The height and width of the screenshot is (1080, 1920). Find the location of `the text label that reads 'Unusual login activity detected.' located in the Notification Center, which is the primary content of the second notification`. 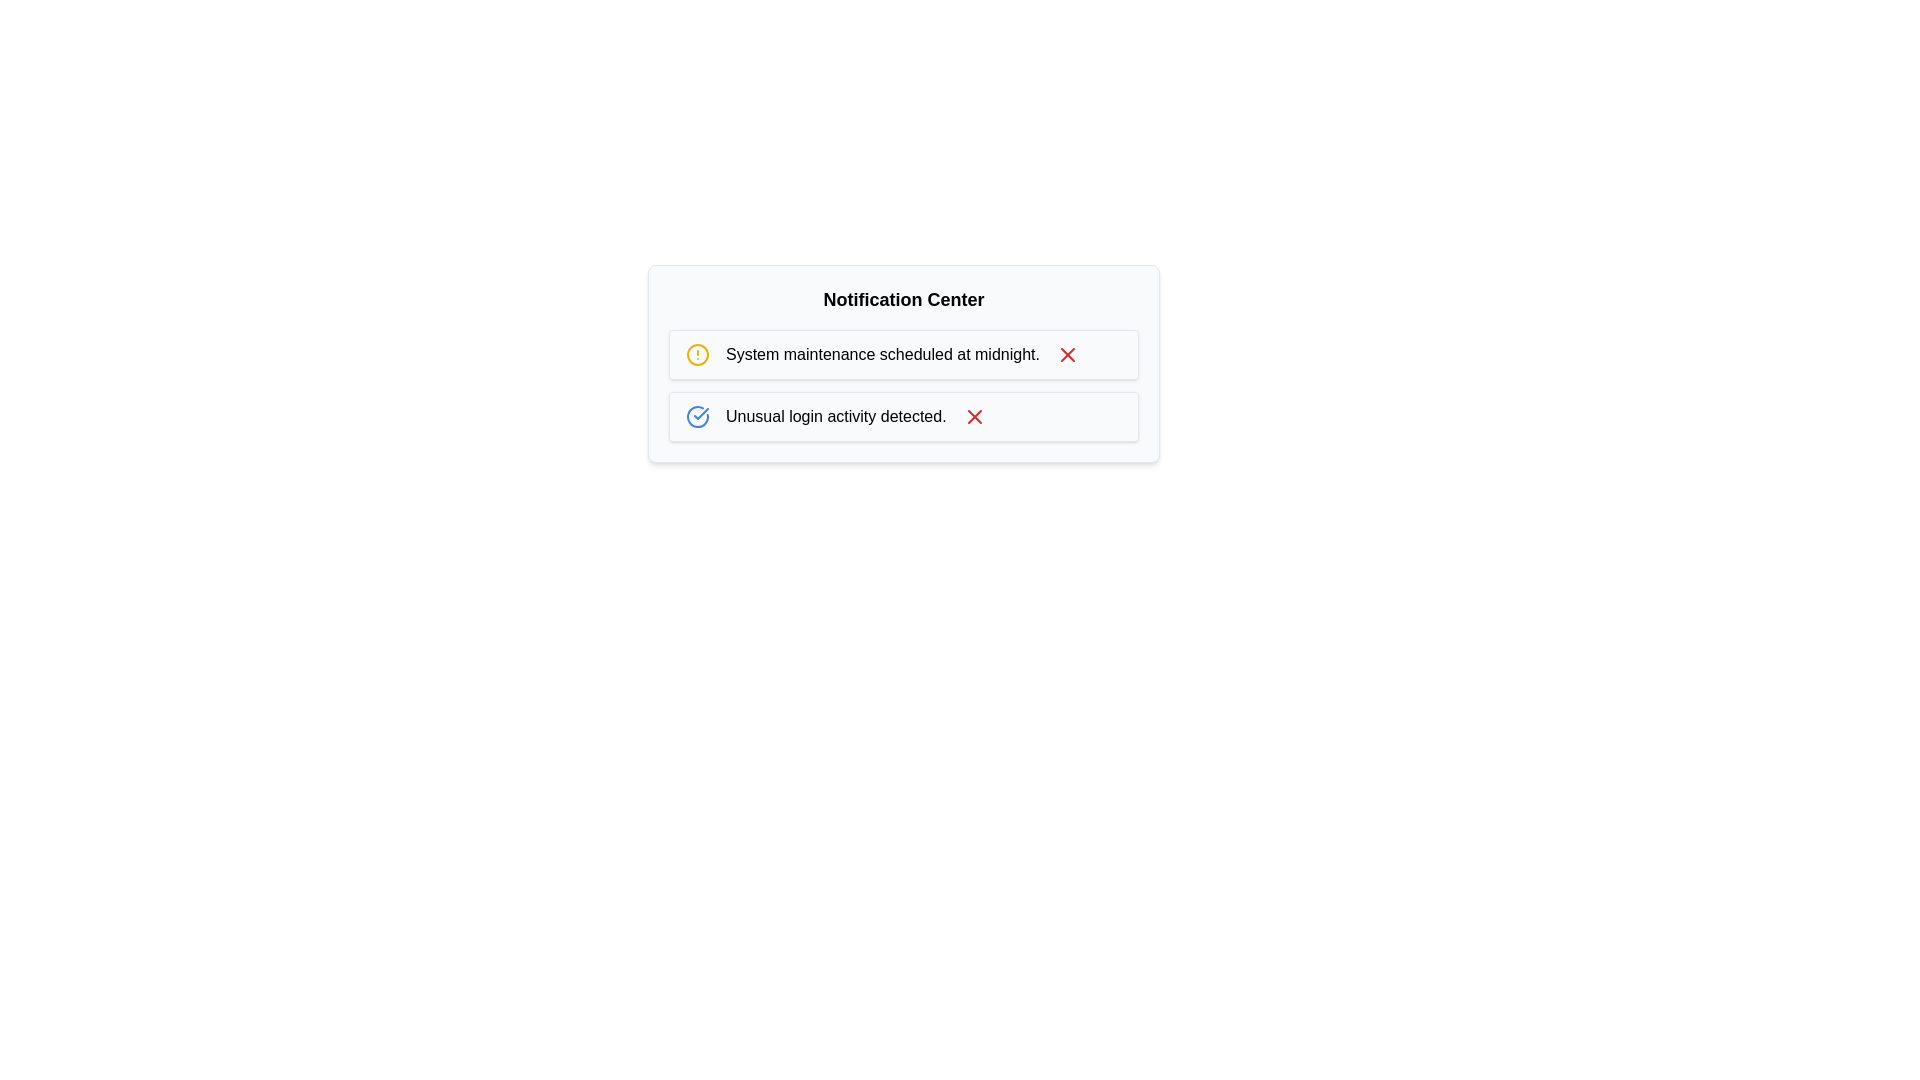

the text label that reads 'Unusual login activity detected.' located in the Notification Center, which is the primary content of the second notification is located at coordinates (836, 415).